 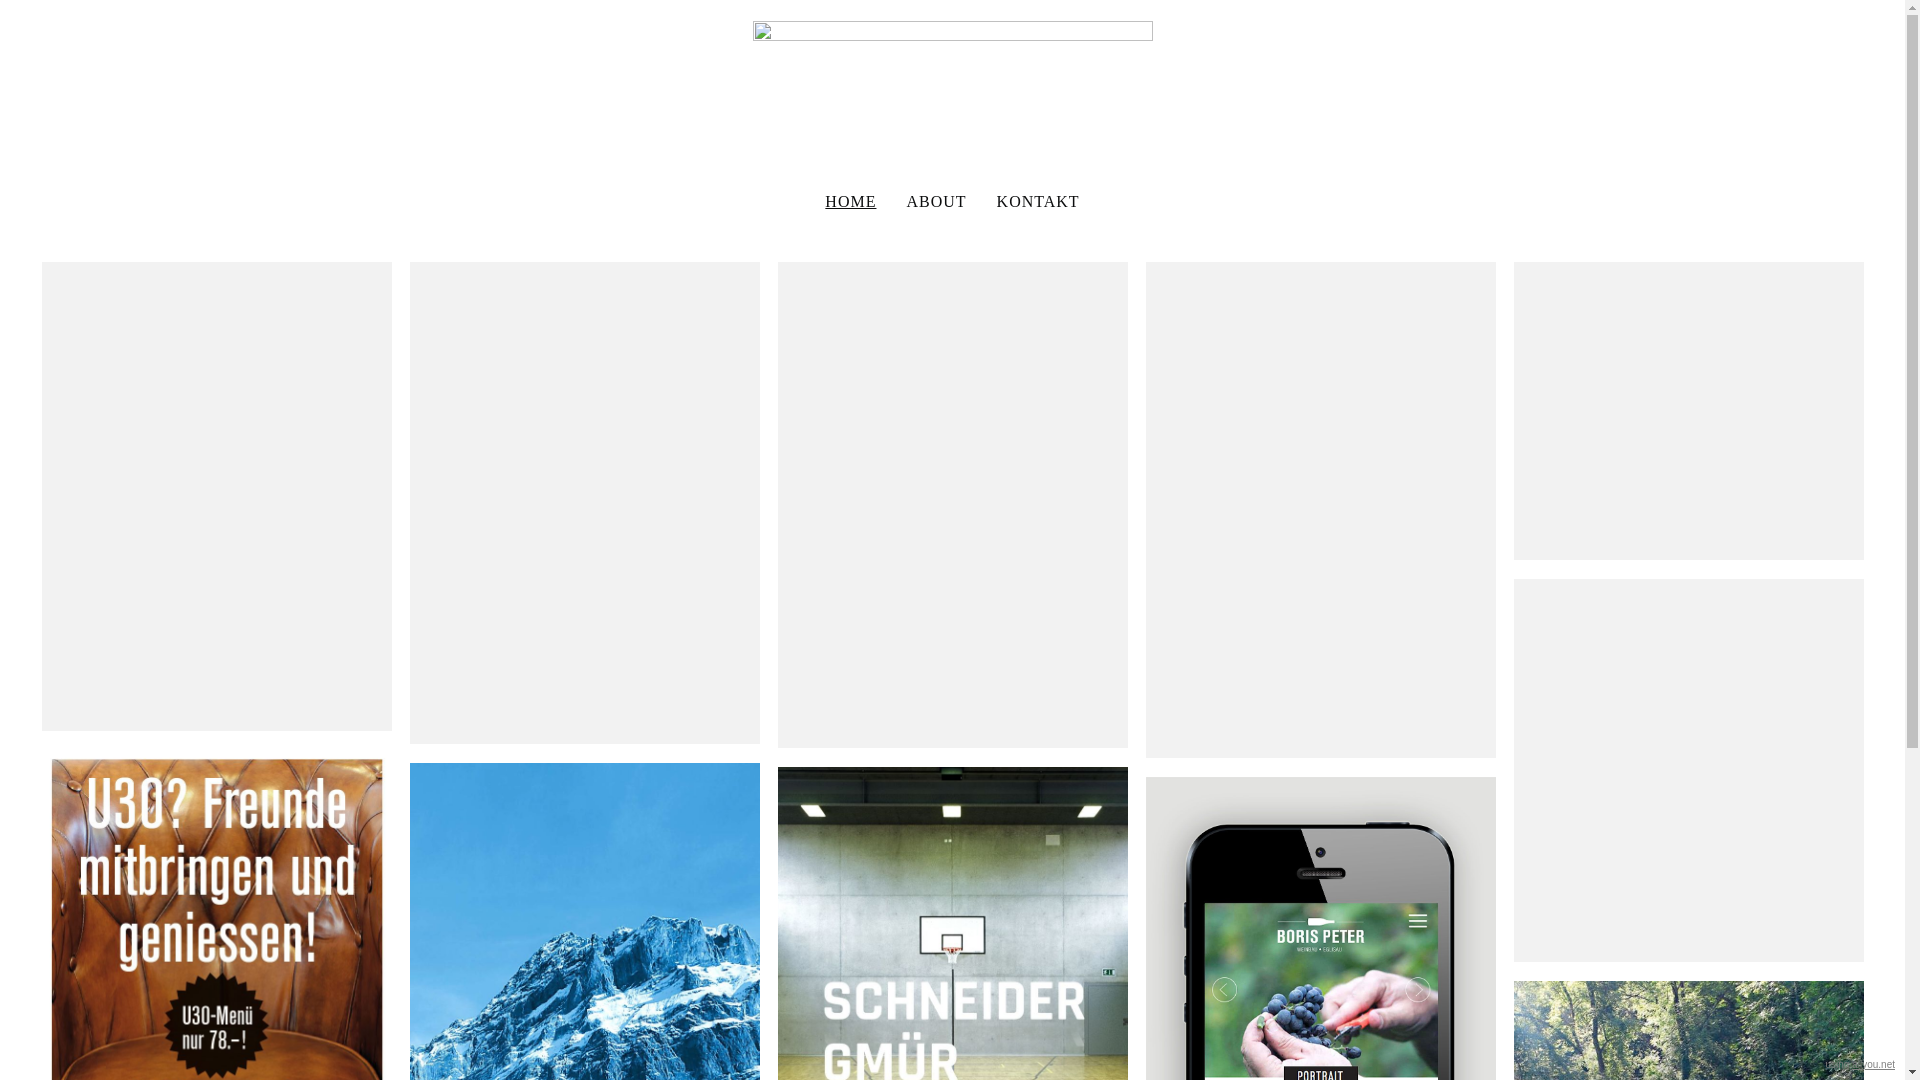 What do you see at coordinates (850, 201) in the screenshot?
I see `'HOME'` at bounding box center [850, 201].